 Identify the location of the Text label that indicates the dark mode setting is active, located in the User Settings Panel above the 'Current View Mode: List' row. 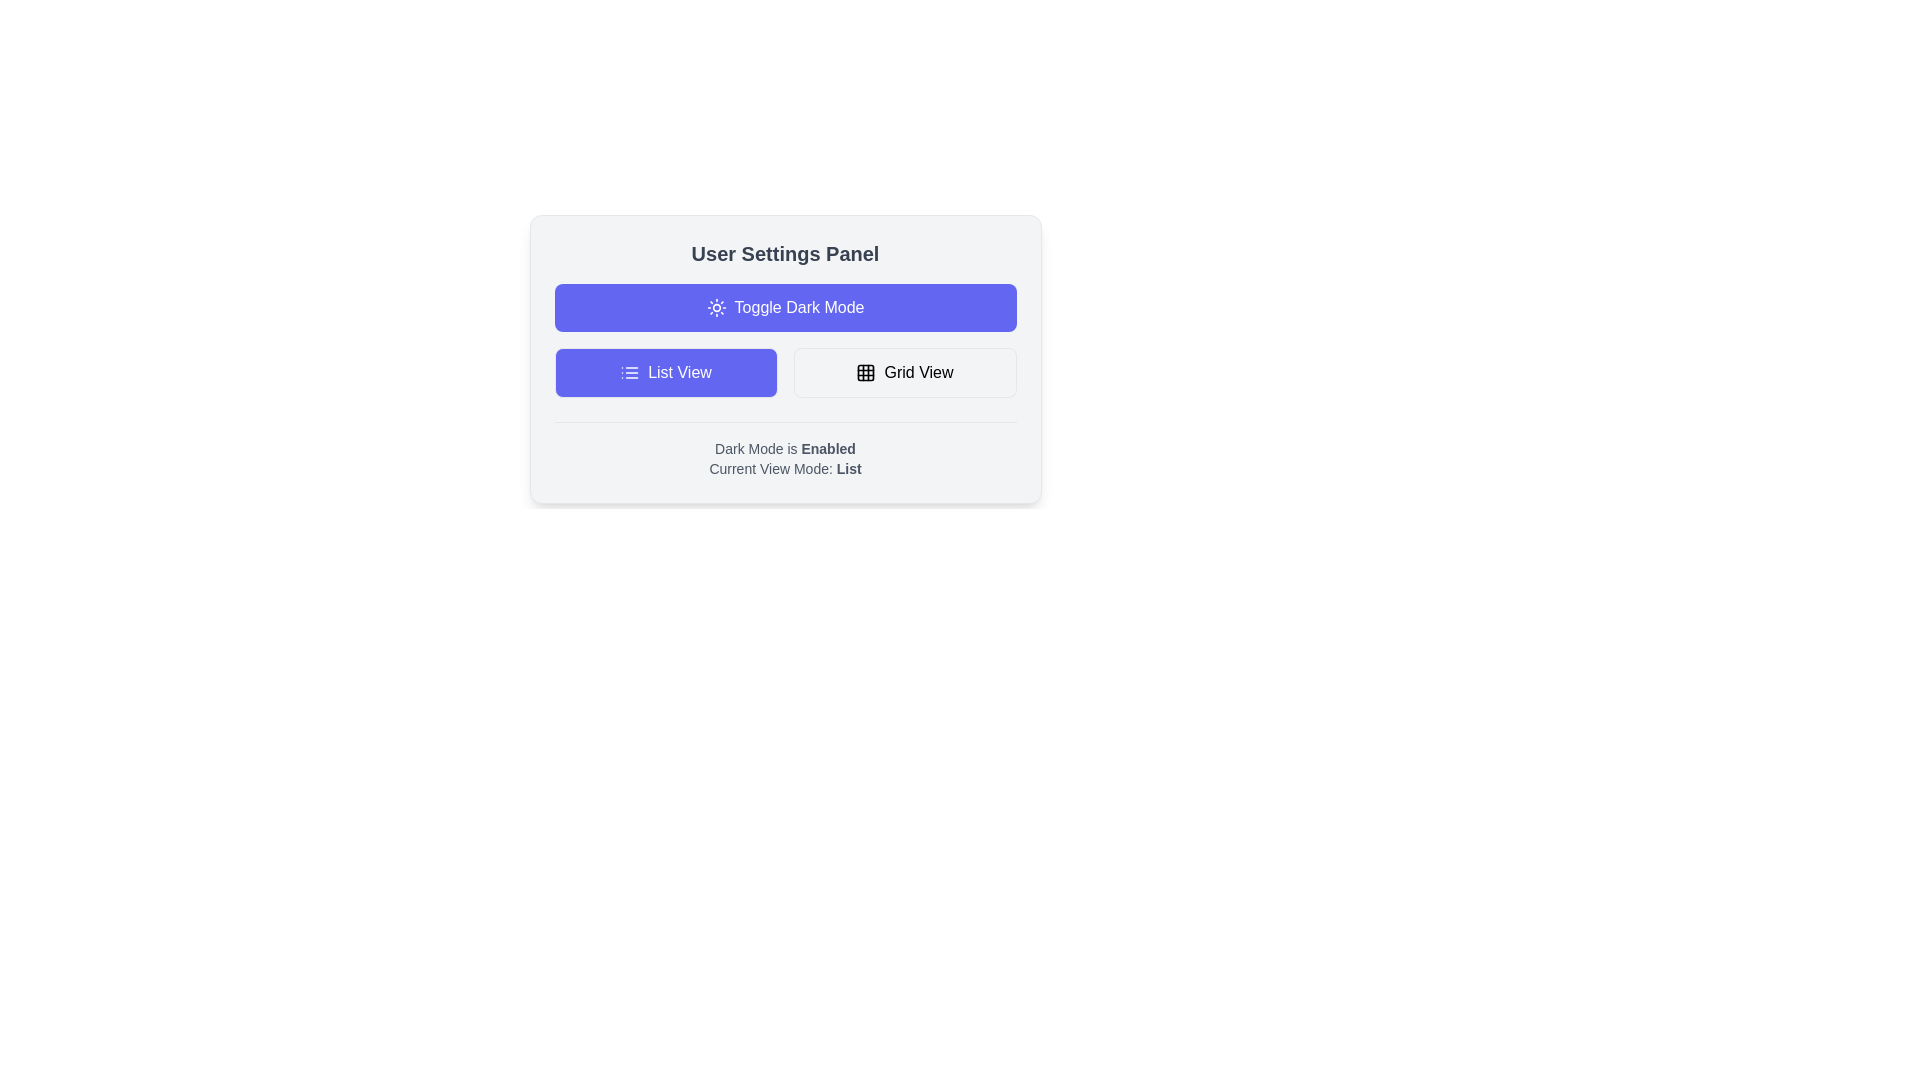
(784, 447).